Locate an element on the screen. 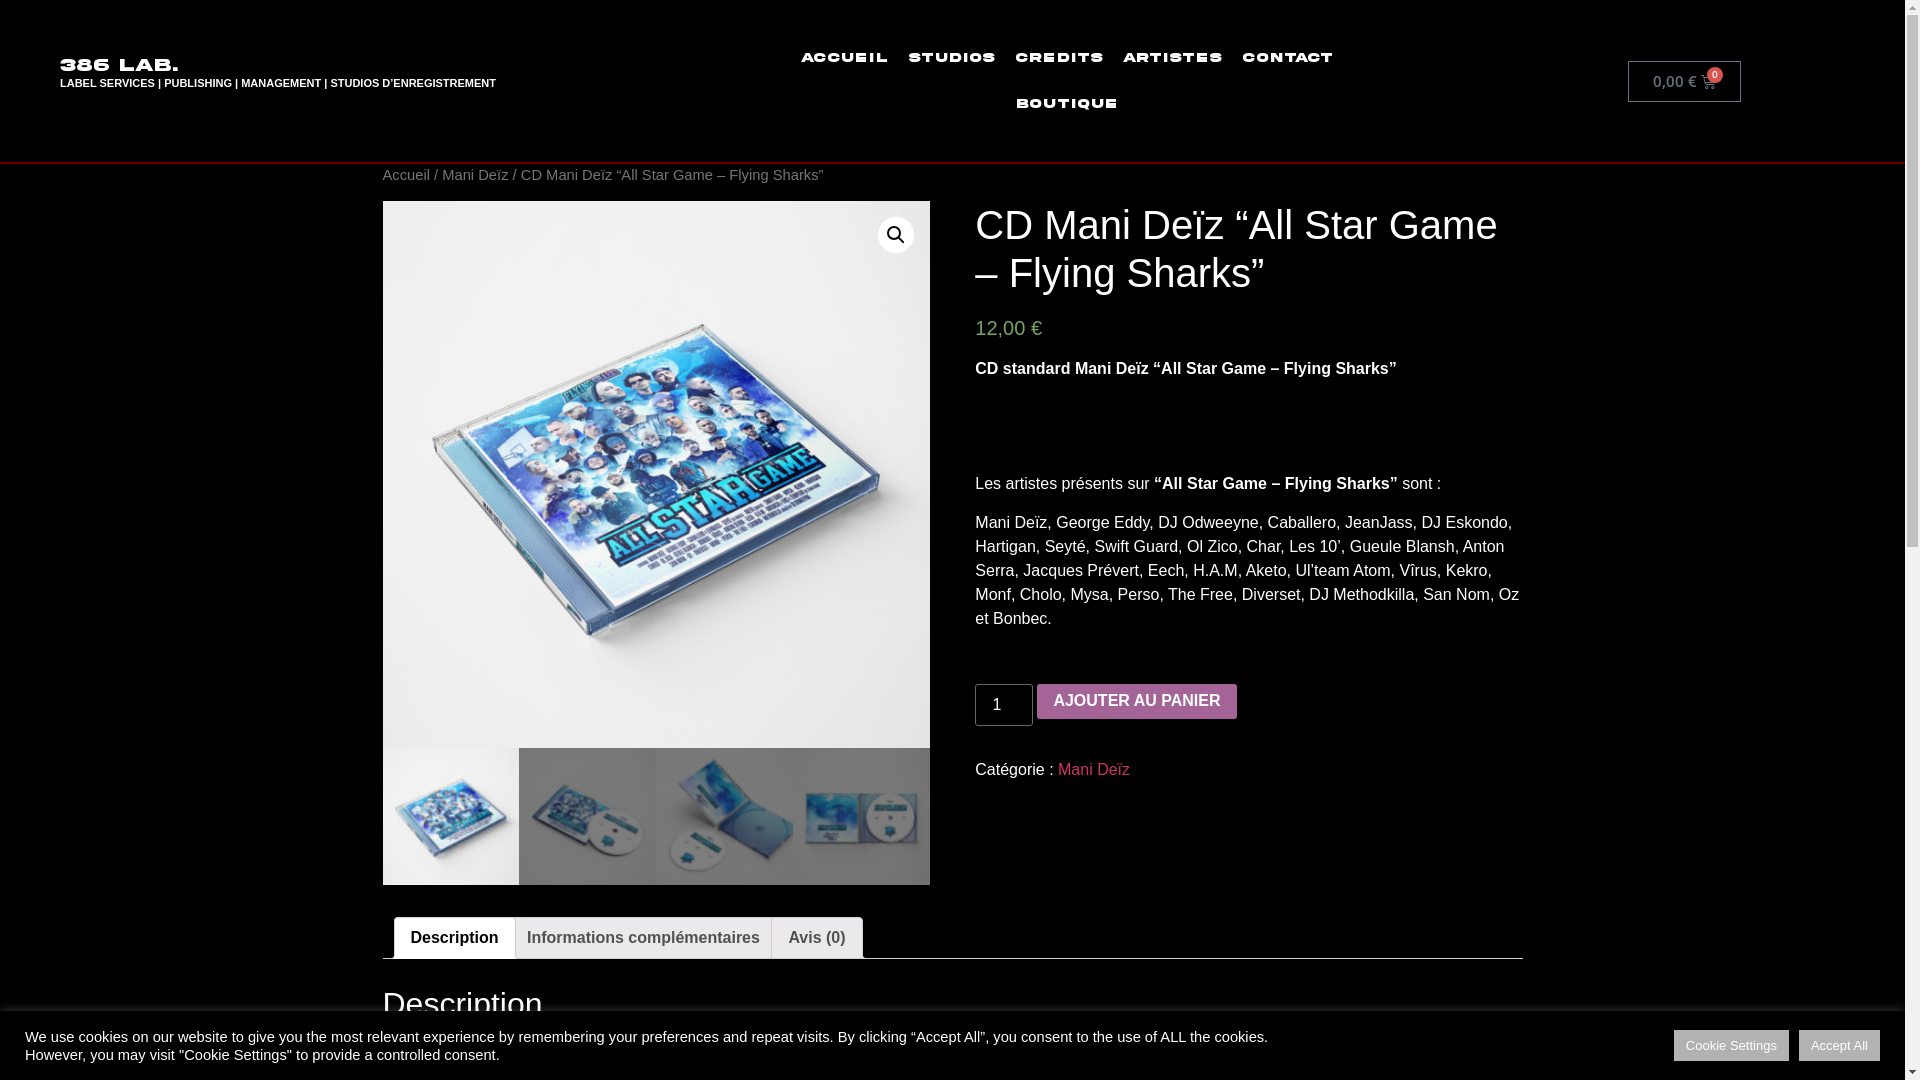 The width and height of the screenshot is (1920, 1080). 'Cookie Settings' is located at coordinates (1730, 1044).